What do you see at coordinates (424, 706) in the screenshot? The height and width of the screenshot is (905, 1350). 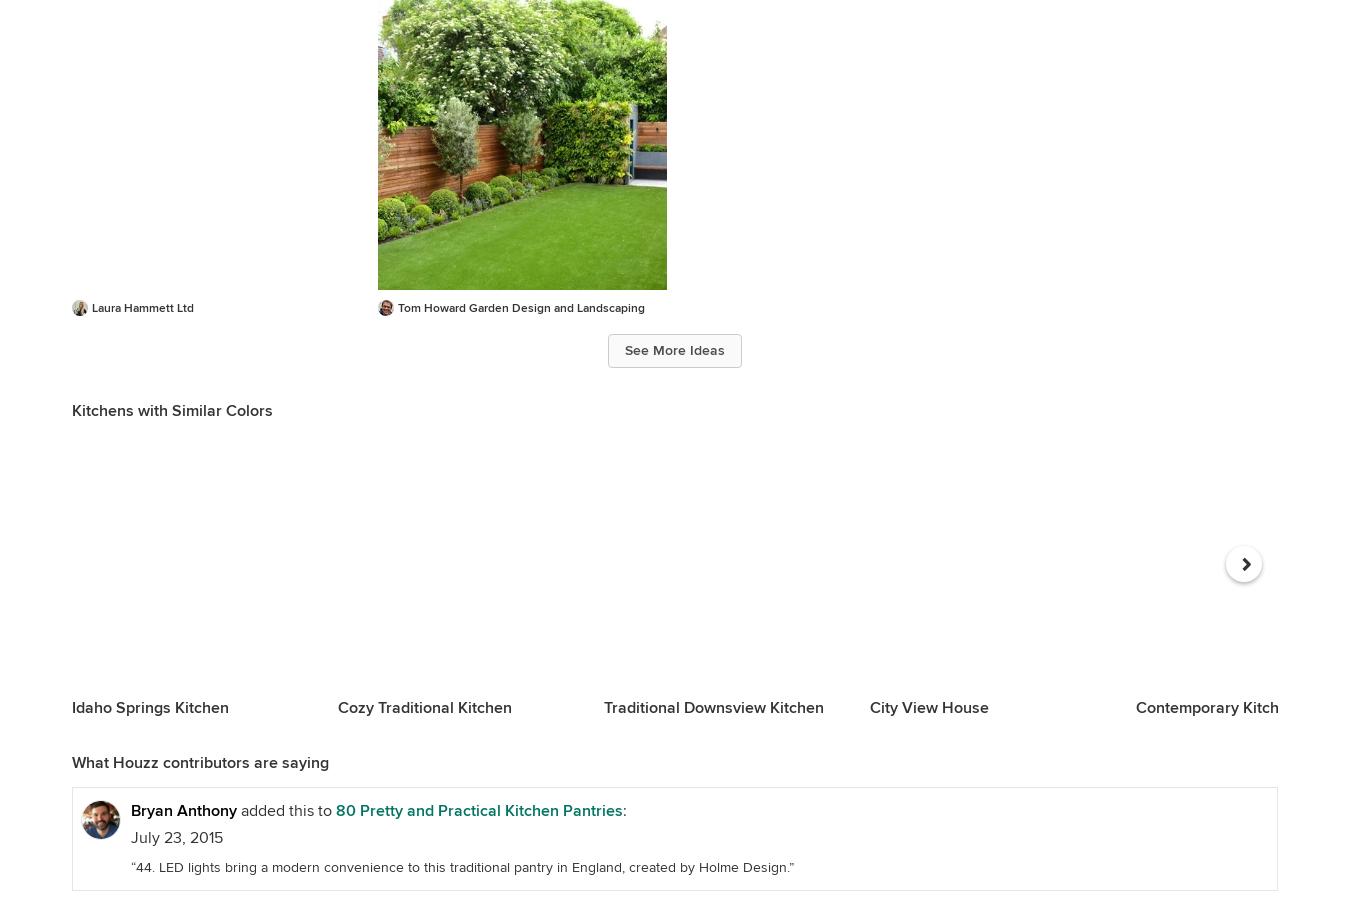 I see `'Cozy Traditional Kitchen'` at bounding box center [424, 706].